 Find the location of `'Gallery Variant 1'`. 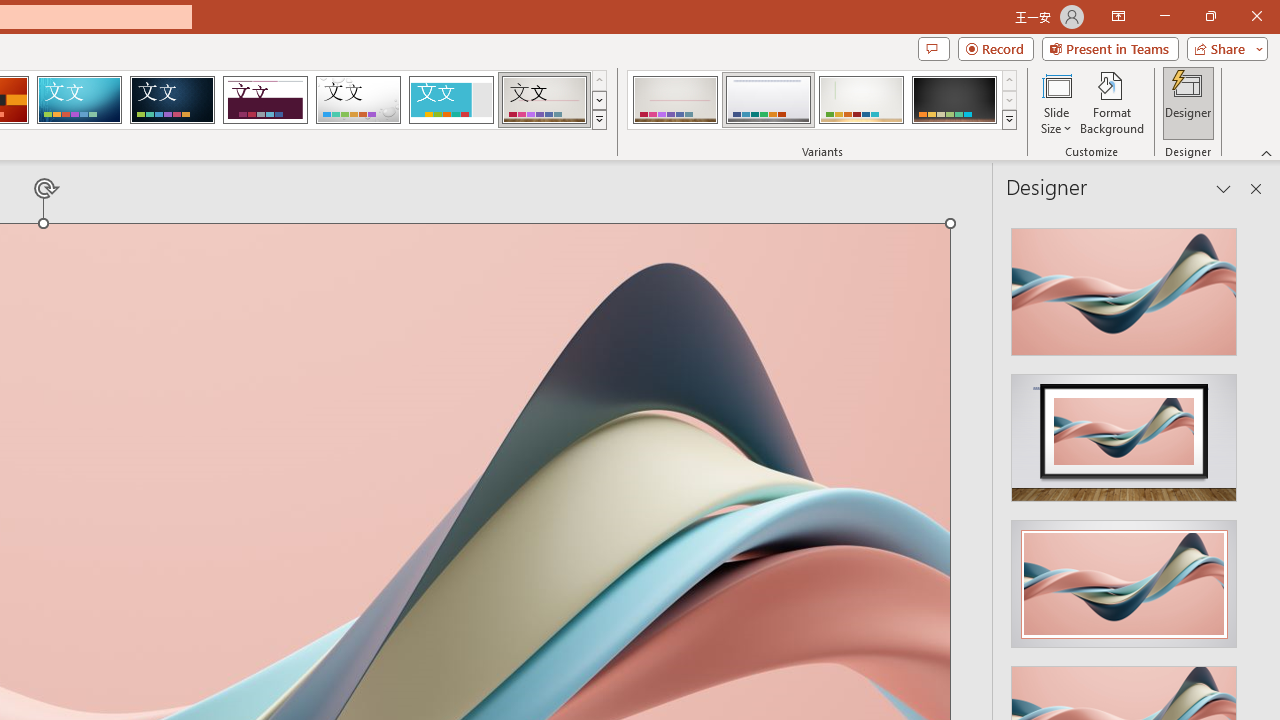

'Gallery Variant 1' is located at coordinates (675, 100).